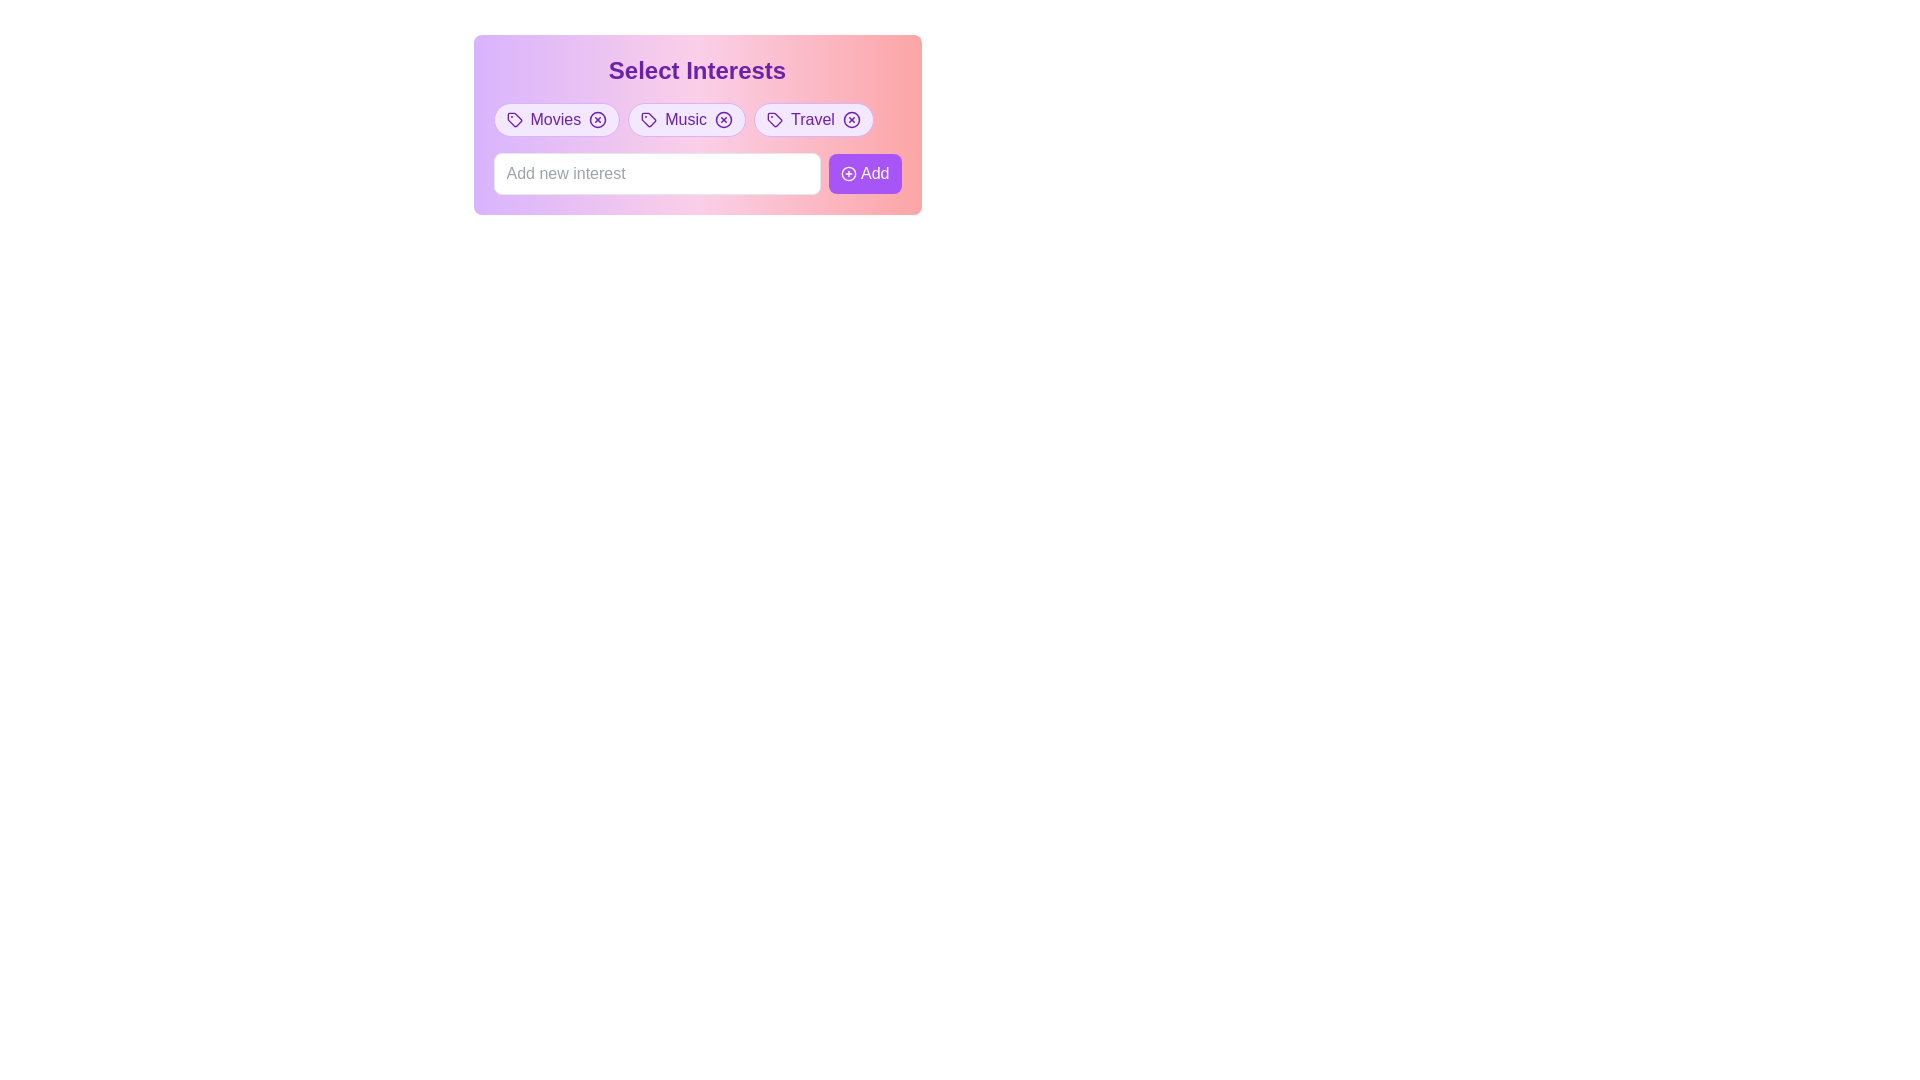 This screenshot has width=1920, height=1080. What do you see at coordinates (556, 119) in the screenshot?
I see `the close (X) icon of the 'Movies' tag, which is a rounded rectangular tag with a purple border and background, located in the top-left corner of the interface under the heading 'Select Interests'` at bounding box center [556, 119].